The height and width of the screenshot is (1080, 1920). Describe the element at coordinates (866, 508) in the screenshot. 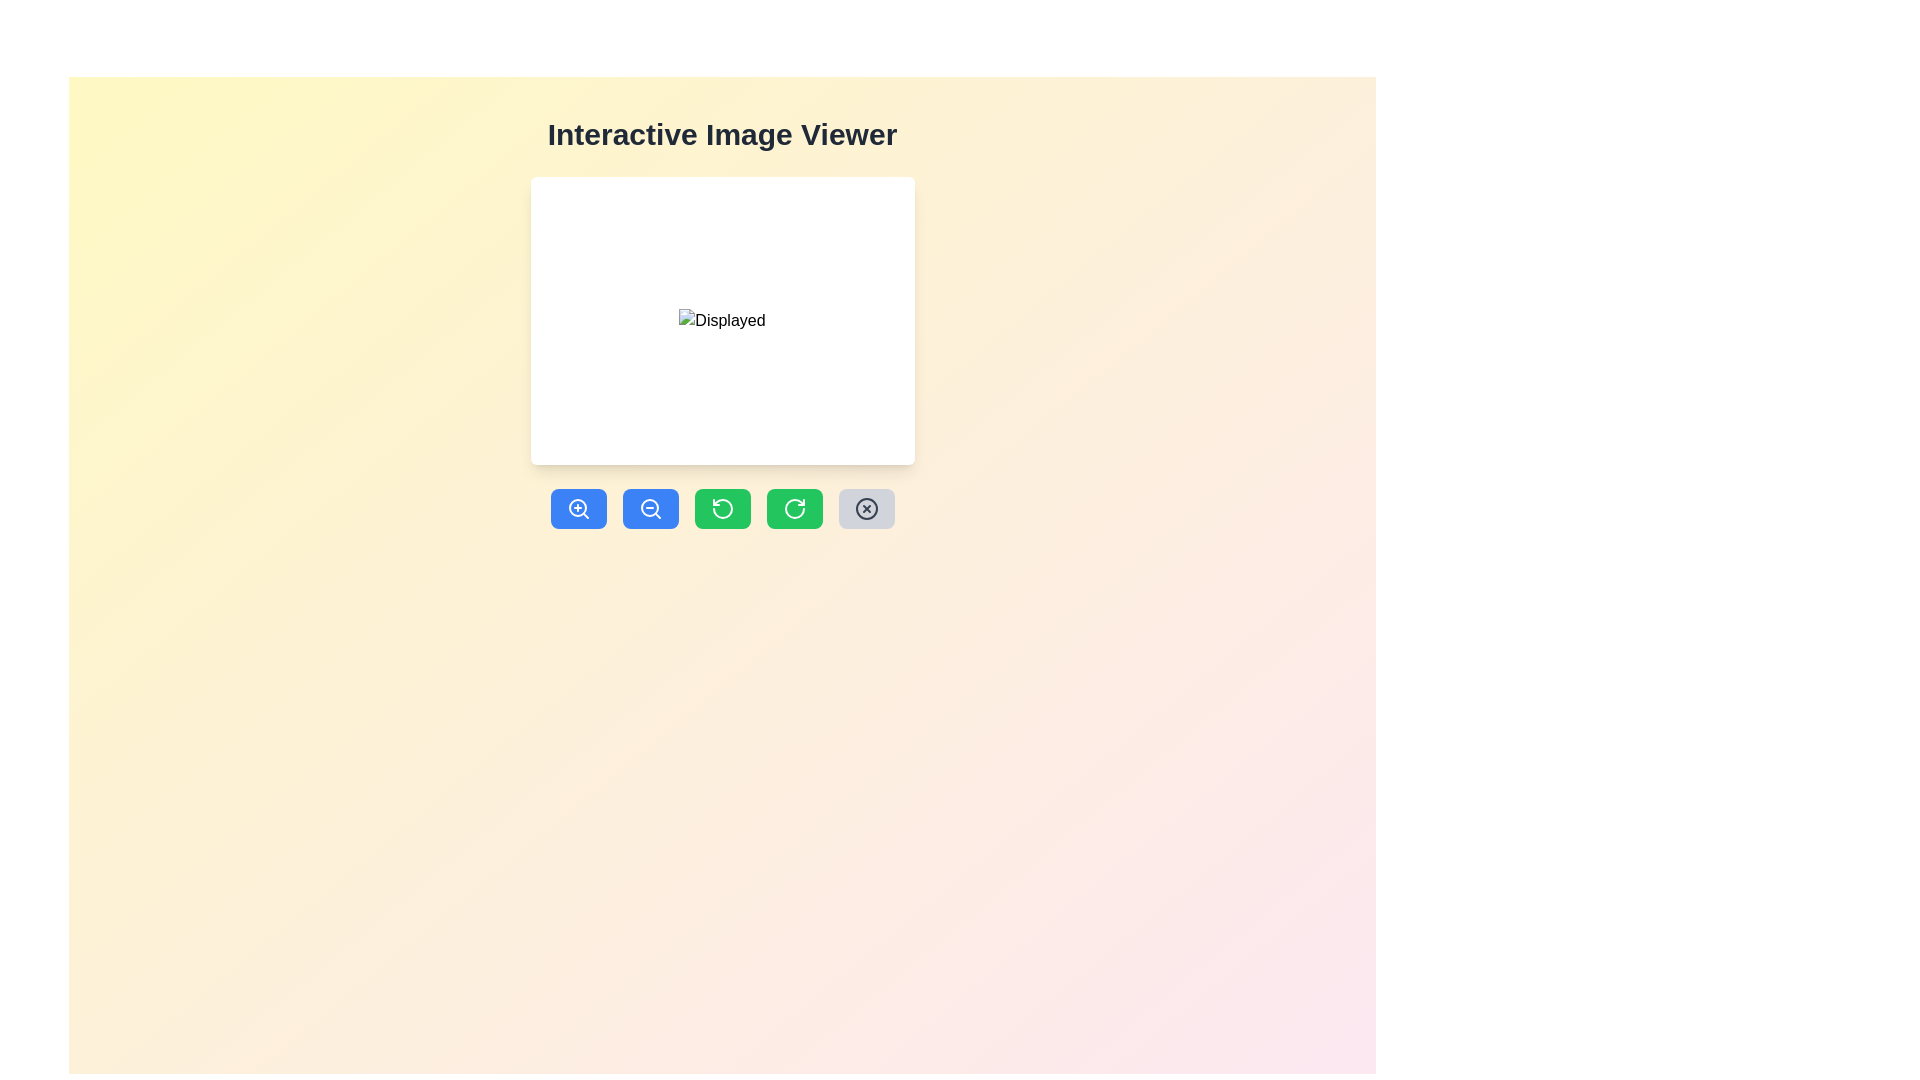

I see `the circular icon with a cross symbol in its center, located in the lower section of the interface` at that location.